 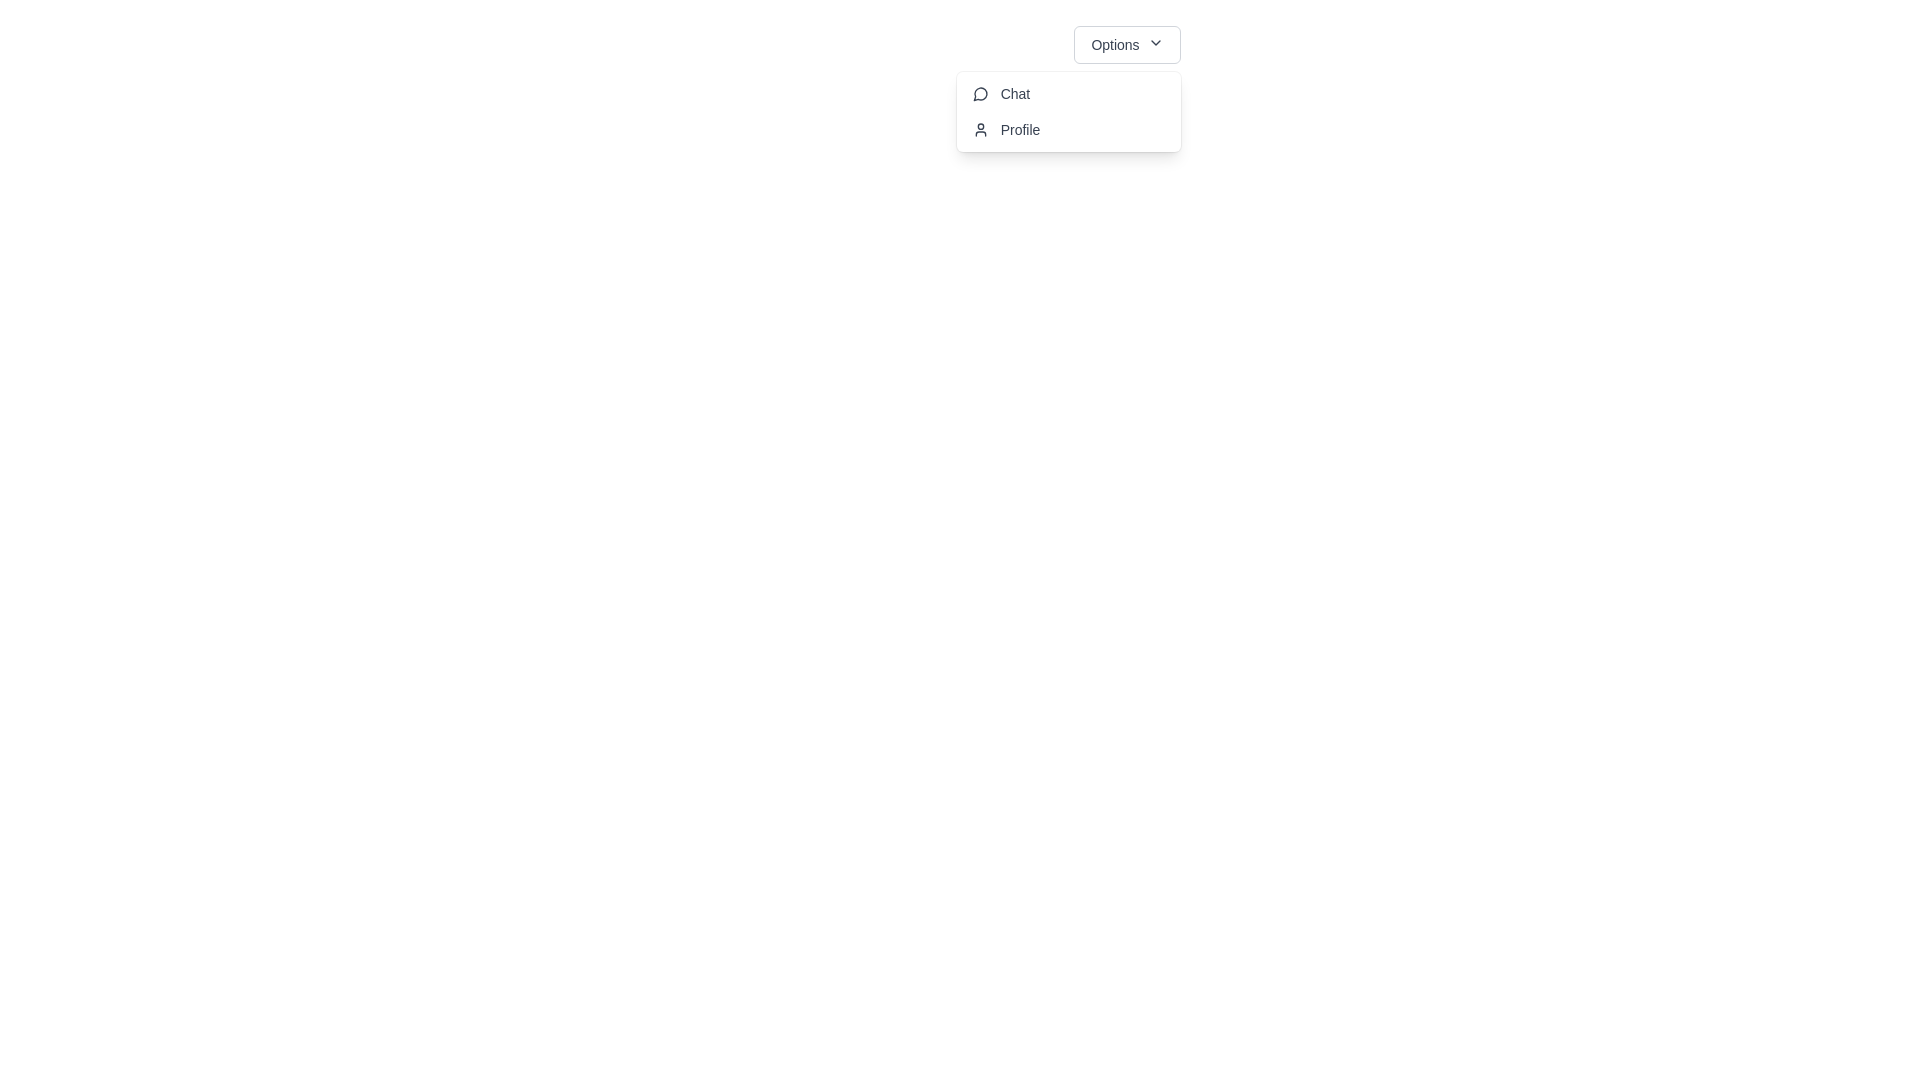 I want to click on the 'Profile' button with a user icon in the dropdown menu under the 'Options' button, so click(x=1006, y=130).